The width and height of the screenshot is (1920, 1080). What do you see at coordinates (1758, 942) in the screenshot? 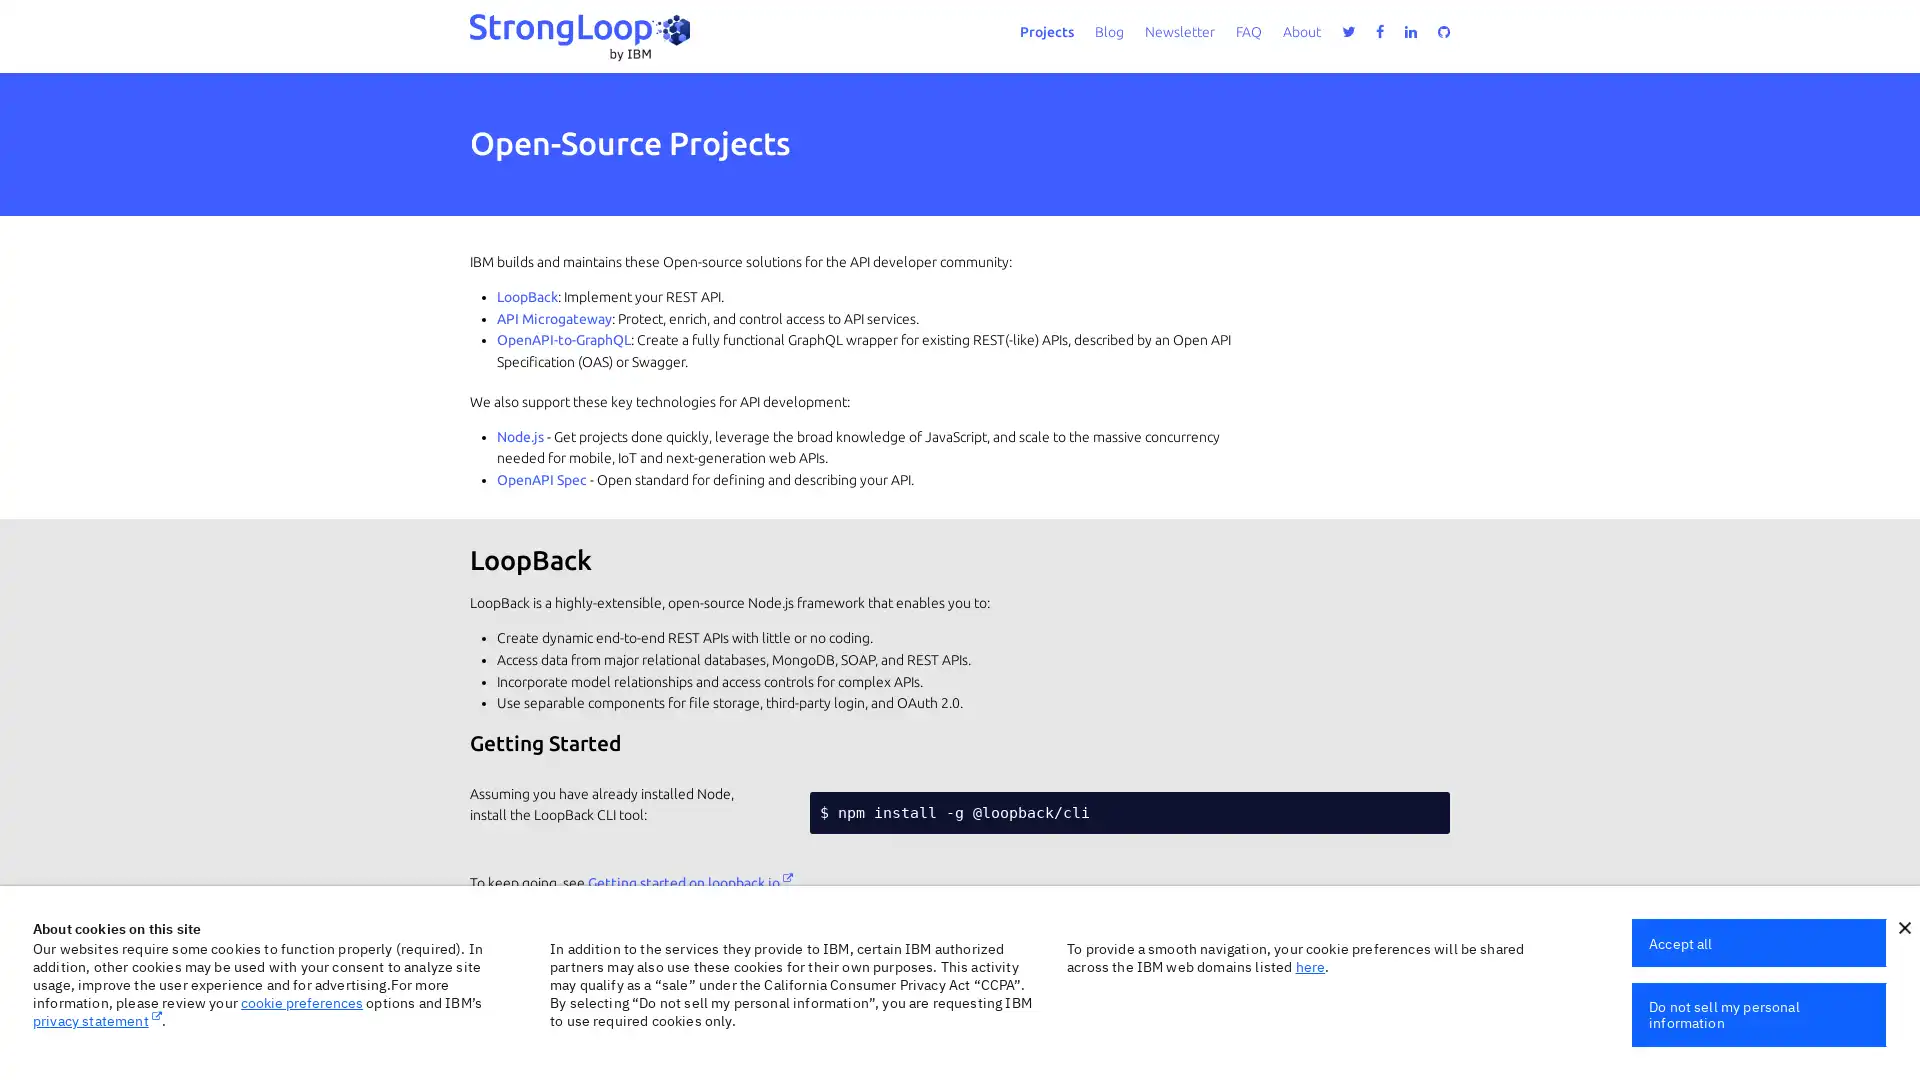
I see `Accept all` at bounding box center [1758, 942].